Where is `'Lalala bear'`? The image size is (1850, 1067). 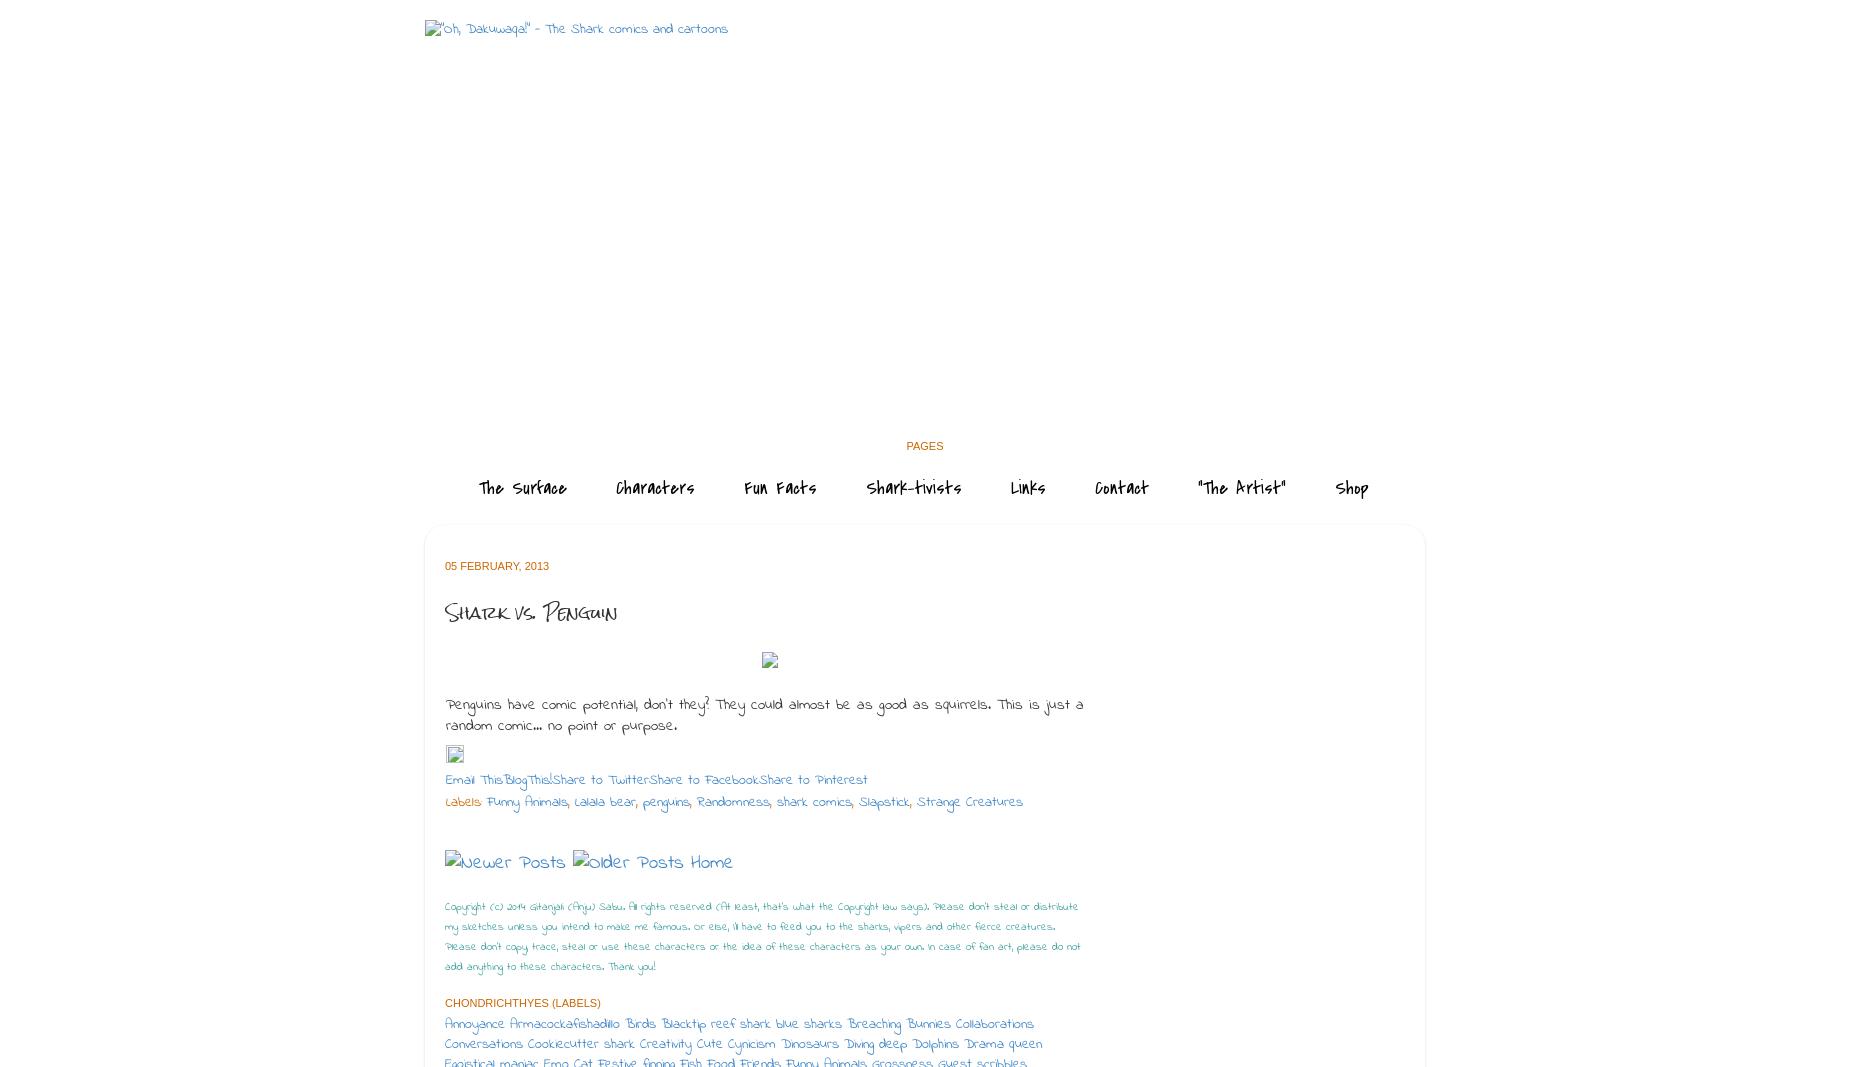 'Lalala bear' is located at coordinates (574, 800).